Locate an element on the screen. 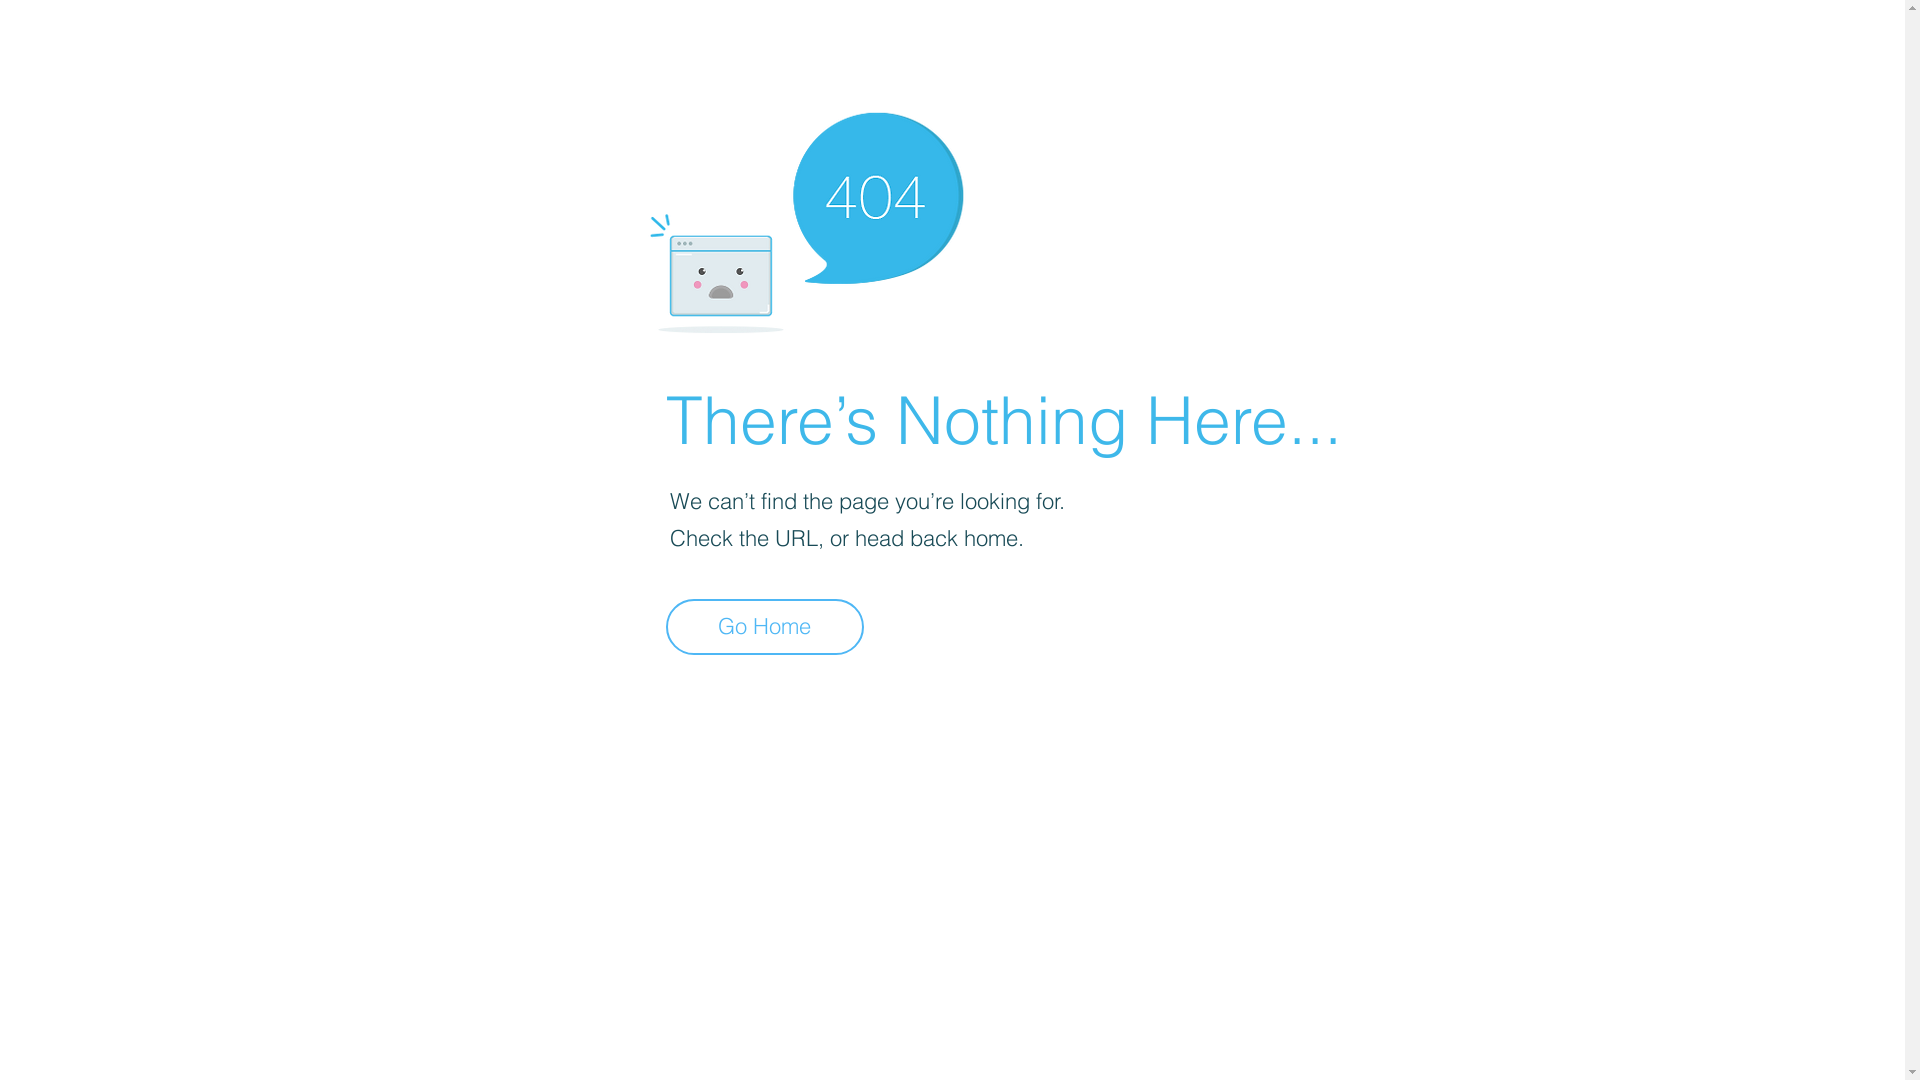 The image size is (1920, 1080). 'Go Home' is located at coordinates (763, 626).